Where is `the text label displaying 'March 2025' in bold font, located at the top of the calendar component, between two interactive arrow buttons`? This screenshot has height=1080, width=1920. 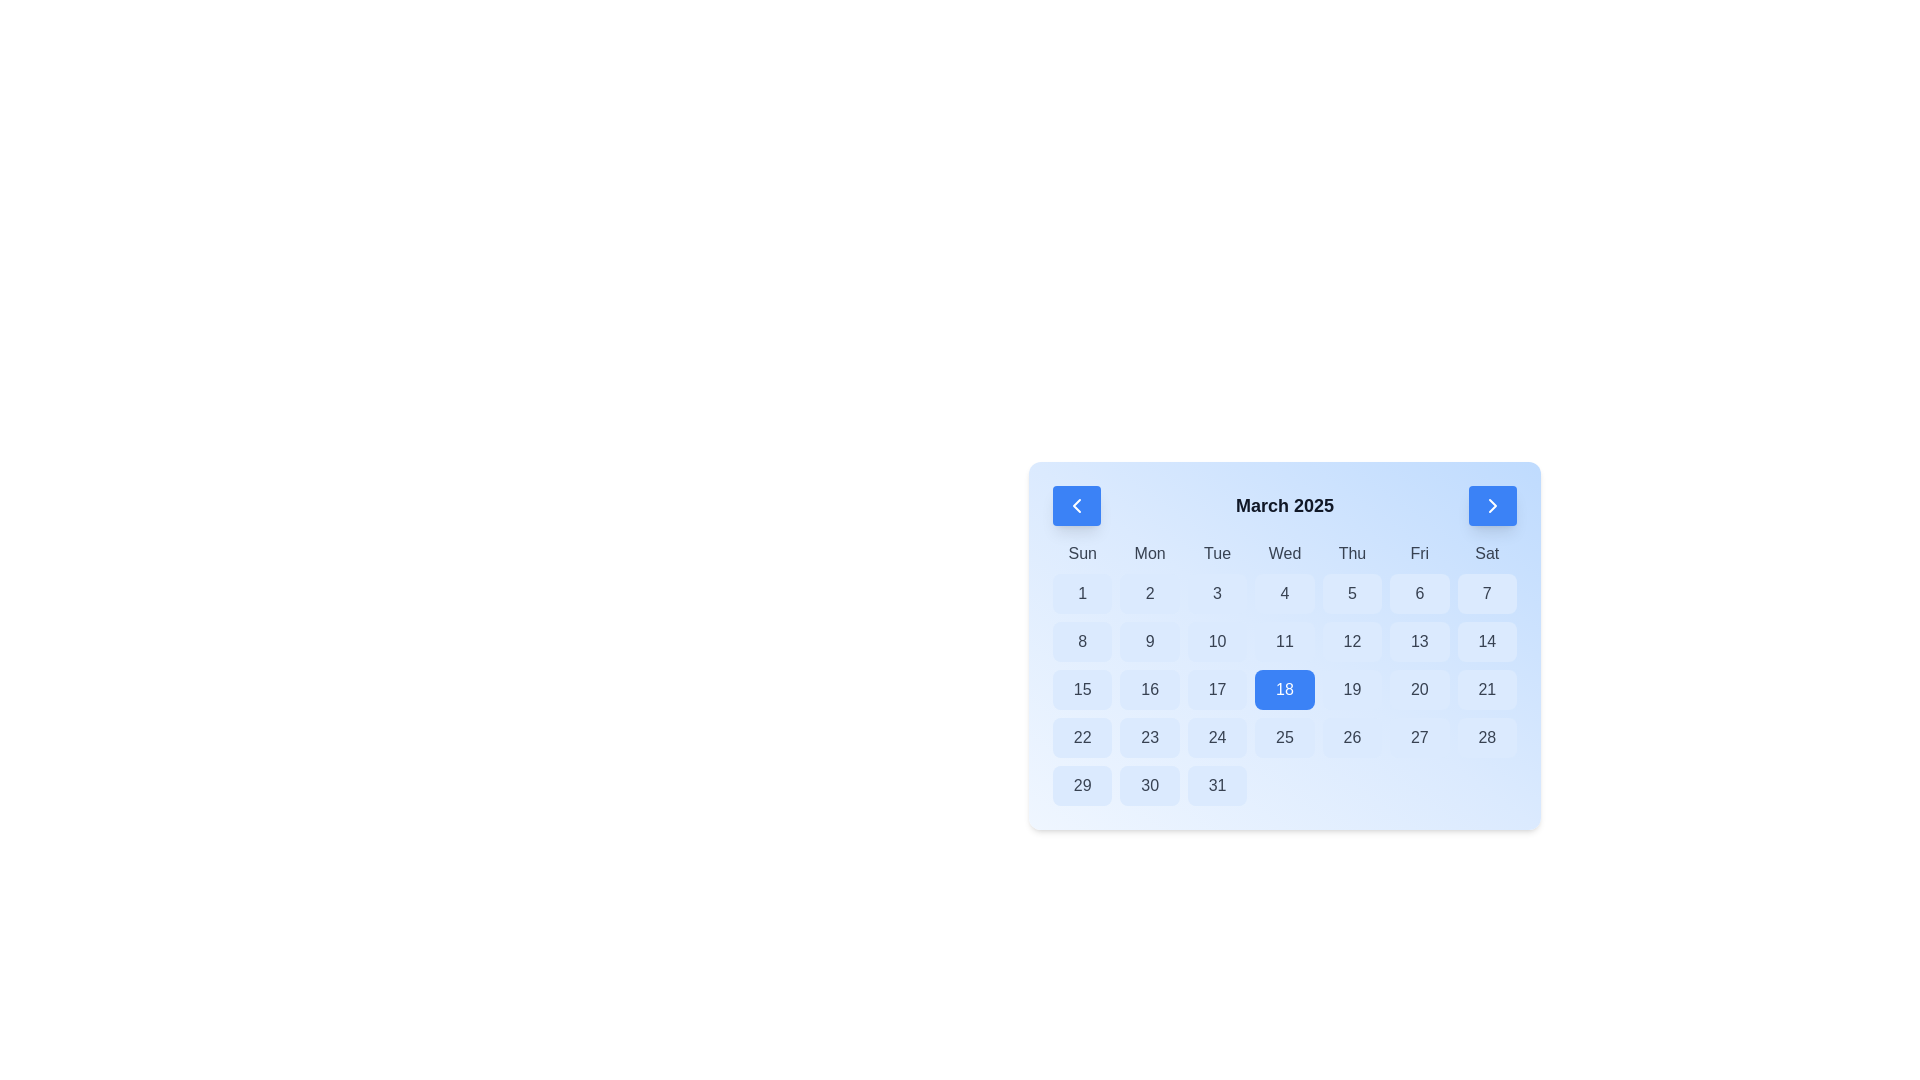
the text label displaying 'March 2025' in bold font, located at the top of the calendar component, between two interactive arrow buttons is located at coordinates (1285, 504).